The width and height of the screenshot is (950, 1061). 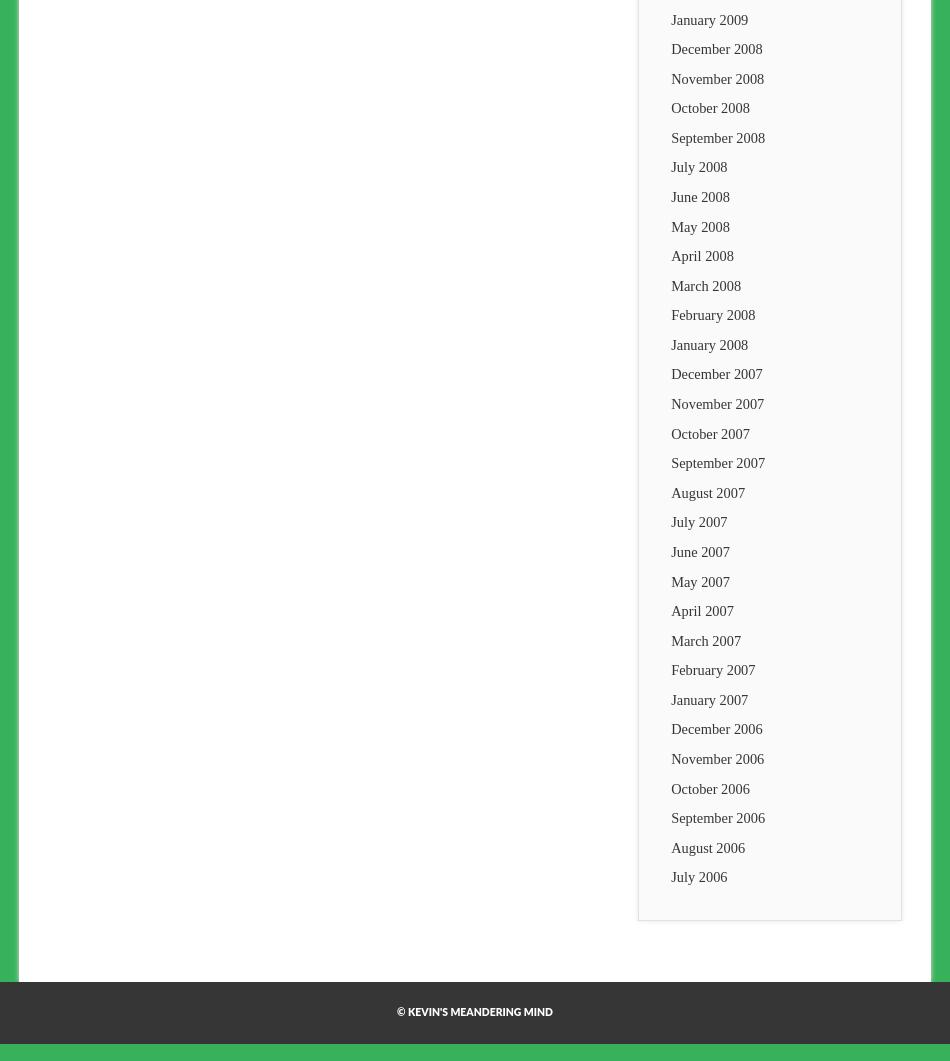 What do you see at coordinates (670, 463) in the screenshot?
I see `'September 2007'` at bounding box center [670, 463].